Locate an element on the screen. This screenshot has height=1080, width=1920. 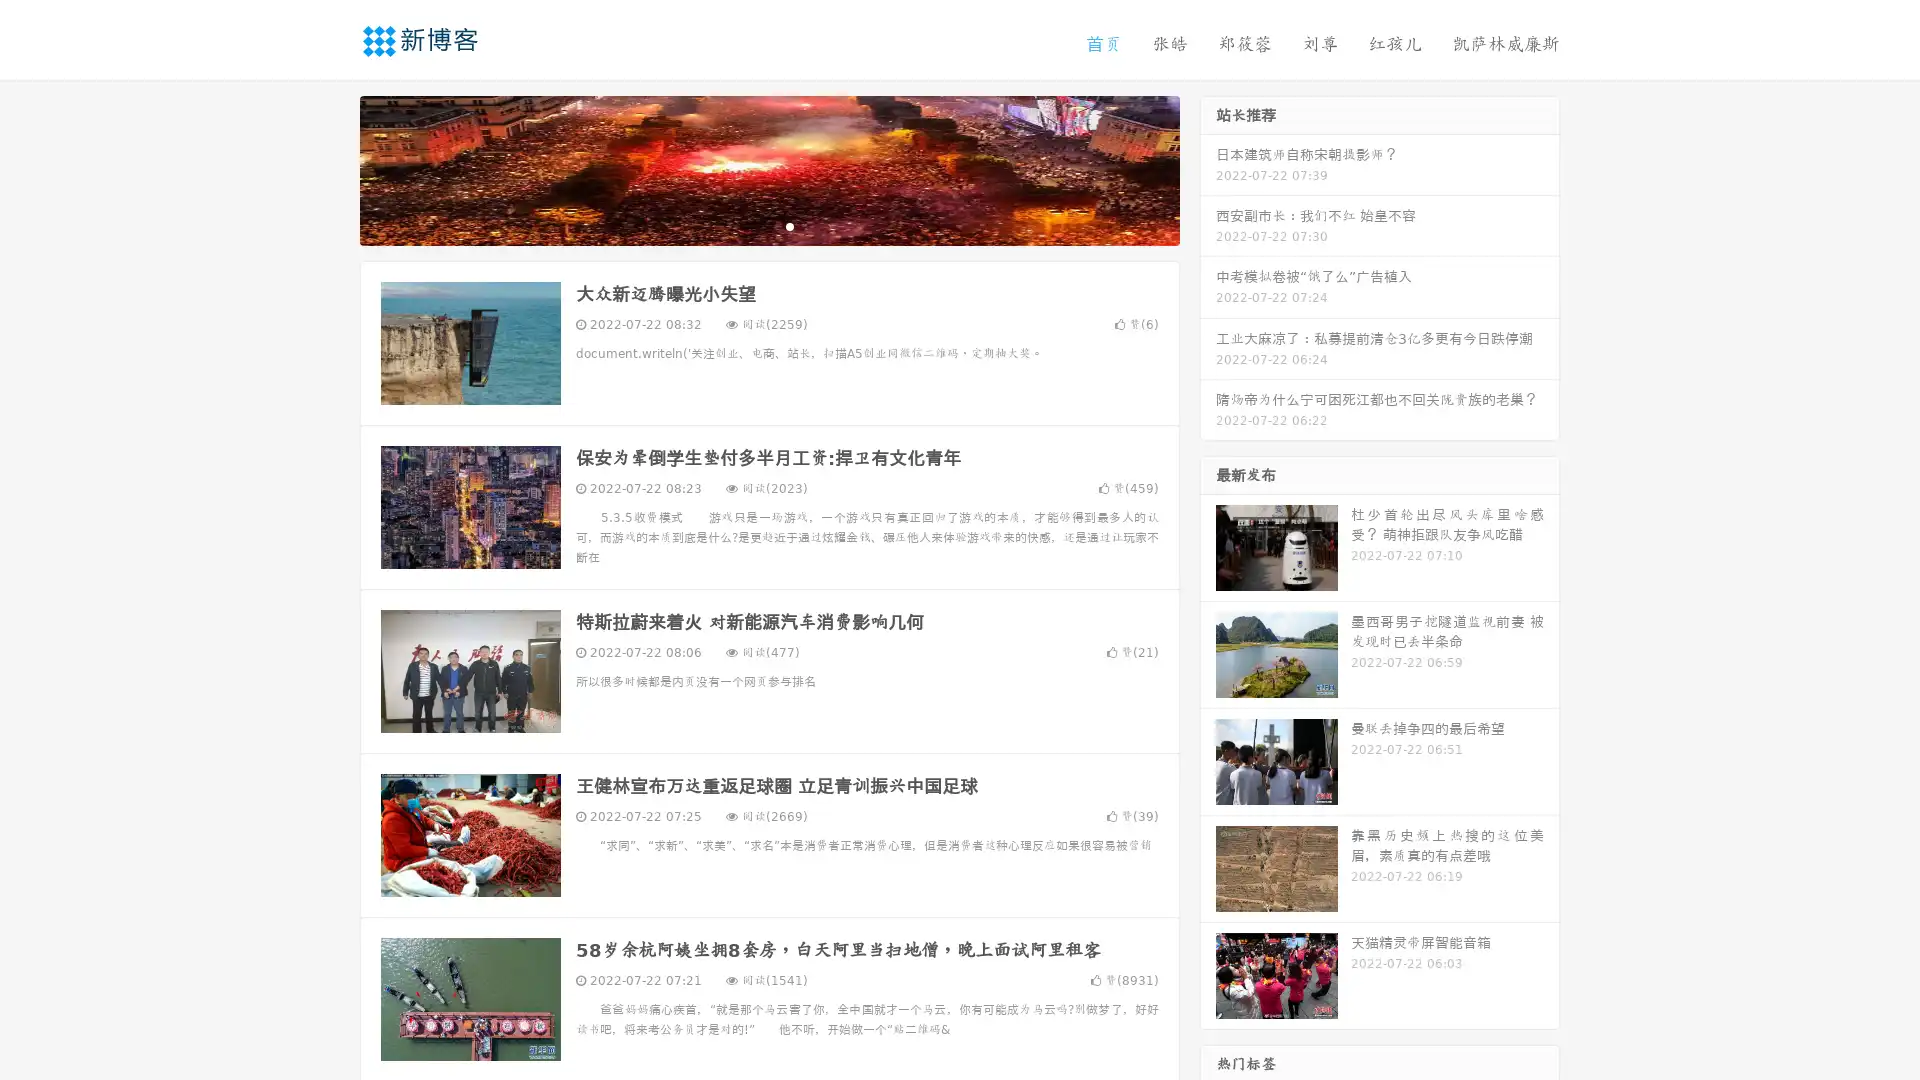
Go to slide 1 is located at coordinates (748, 225).